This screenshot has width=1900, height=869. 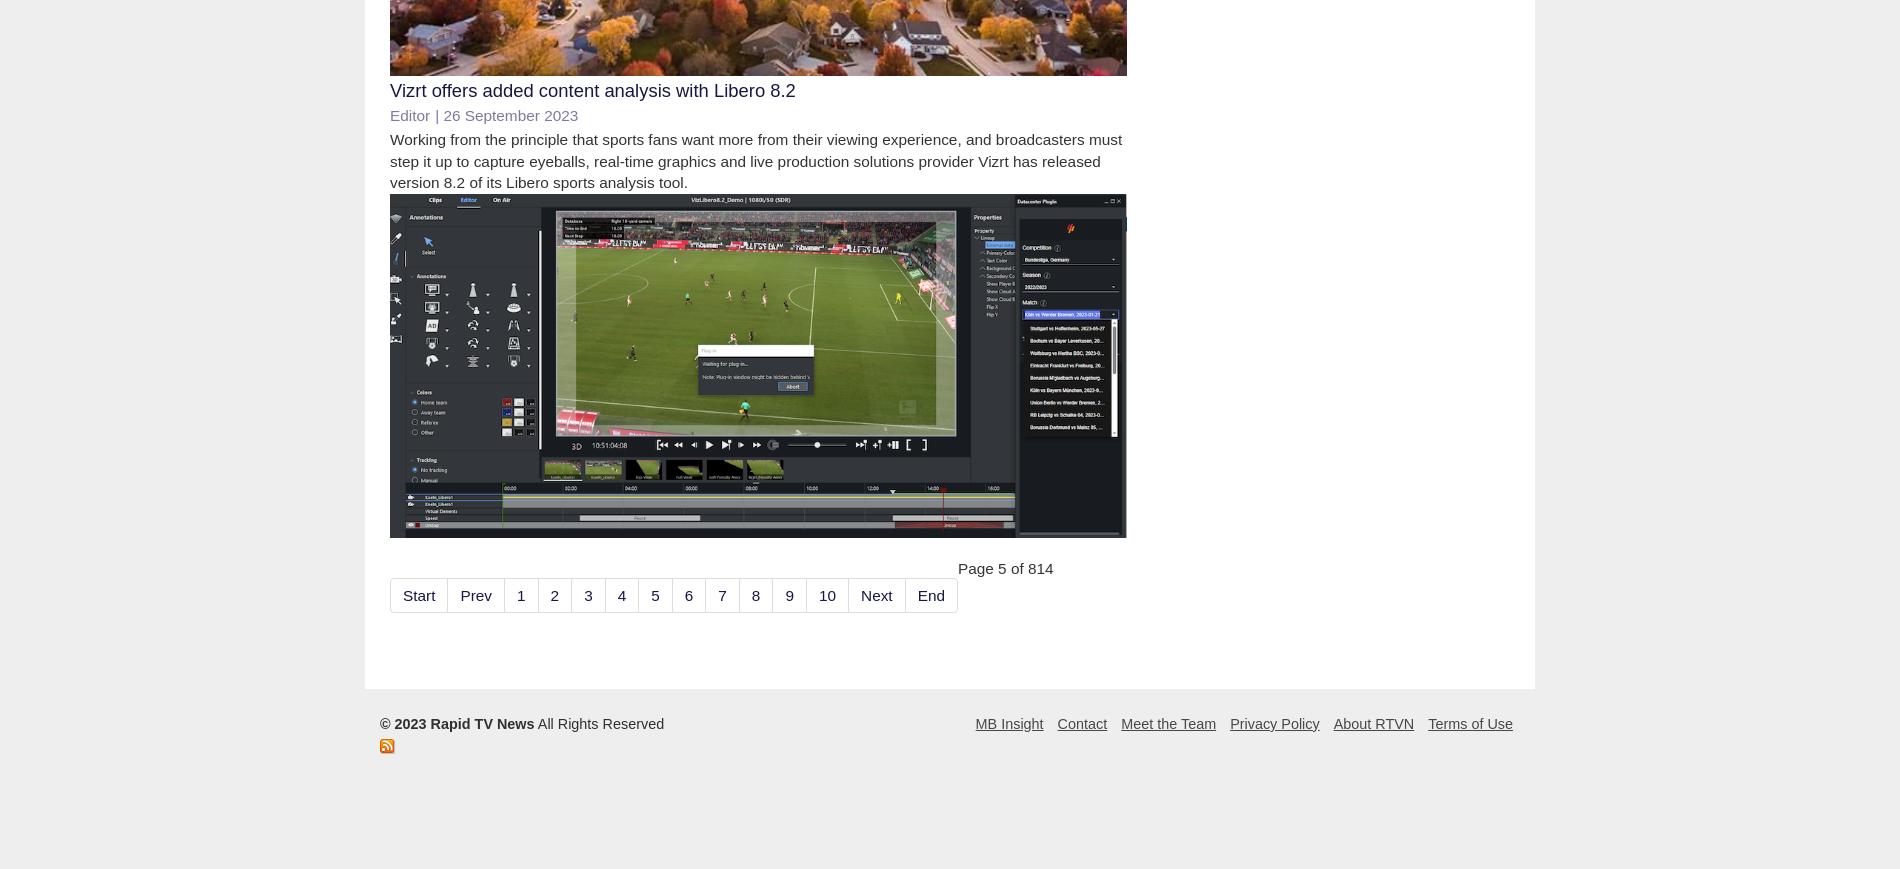 I want to click on 'Vizrt offers added content analysis with Libero 8.2', so click(x=592, y=89).